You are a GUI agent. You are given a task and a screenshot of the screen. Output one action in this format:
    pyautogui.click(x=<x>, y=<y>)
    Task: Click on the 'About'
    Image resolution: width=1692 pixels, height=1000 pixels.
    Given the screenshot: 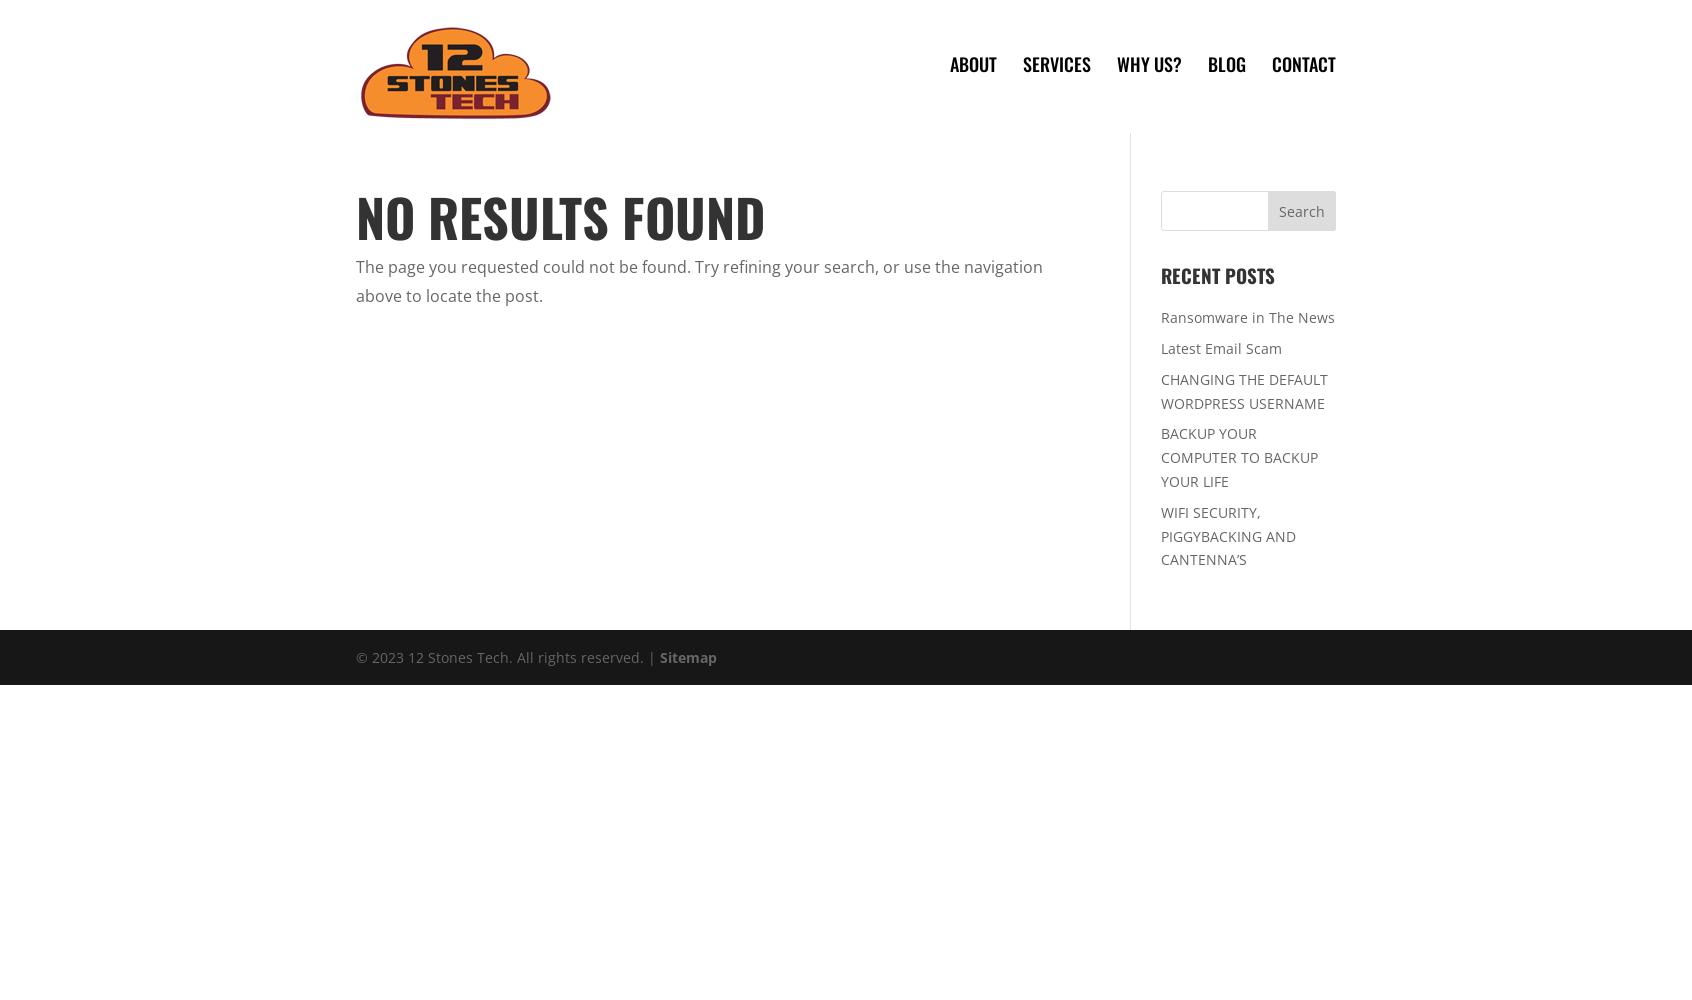 What is the action you would take?
    pyautogui.click(x=973, y=63)
    